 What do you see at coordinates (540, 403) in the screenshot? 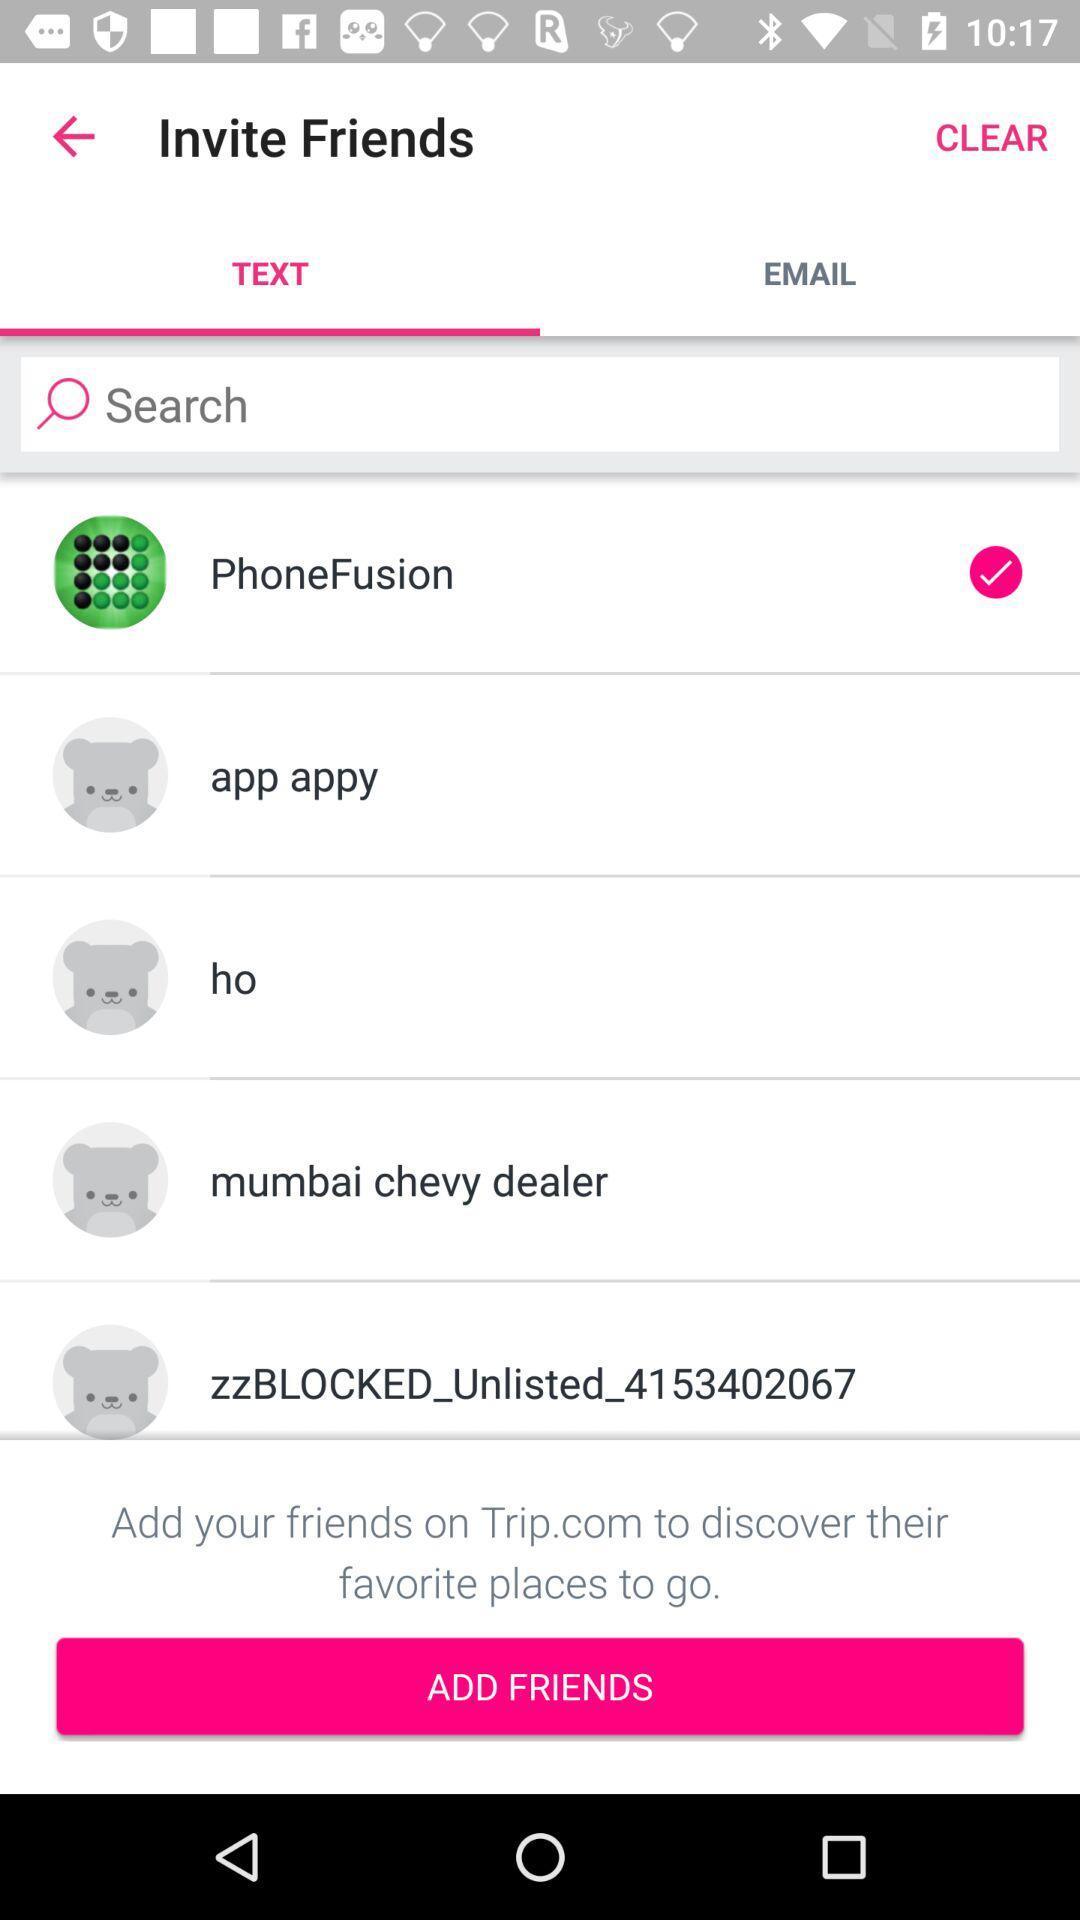
I see `search friends` at bounding box center [540, 403].